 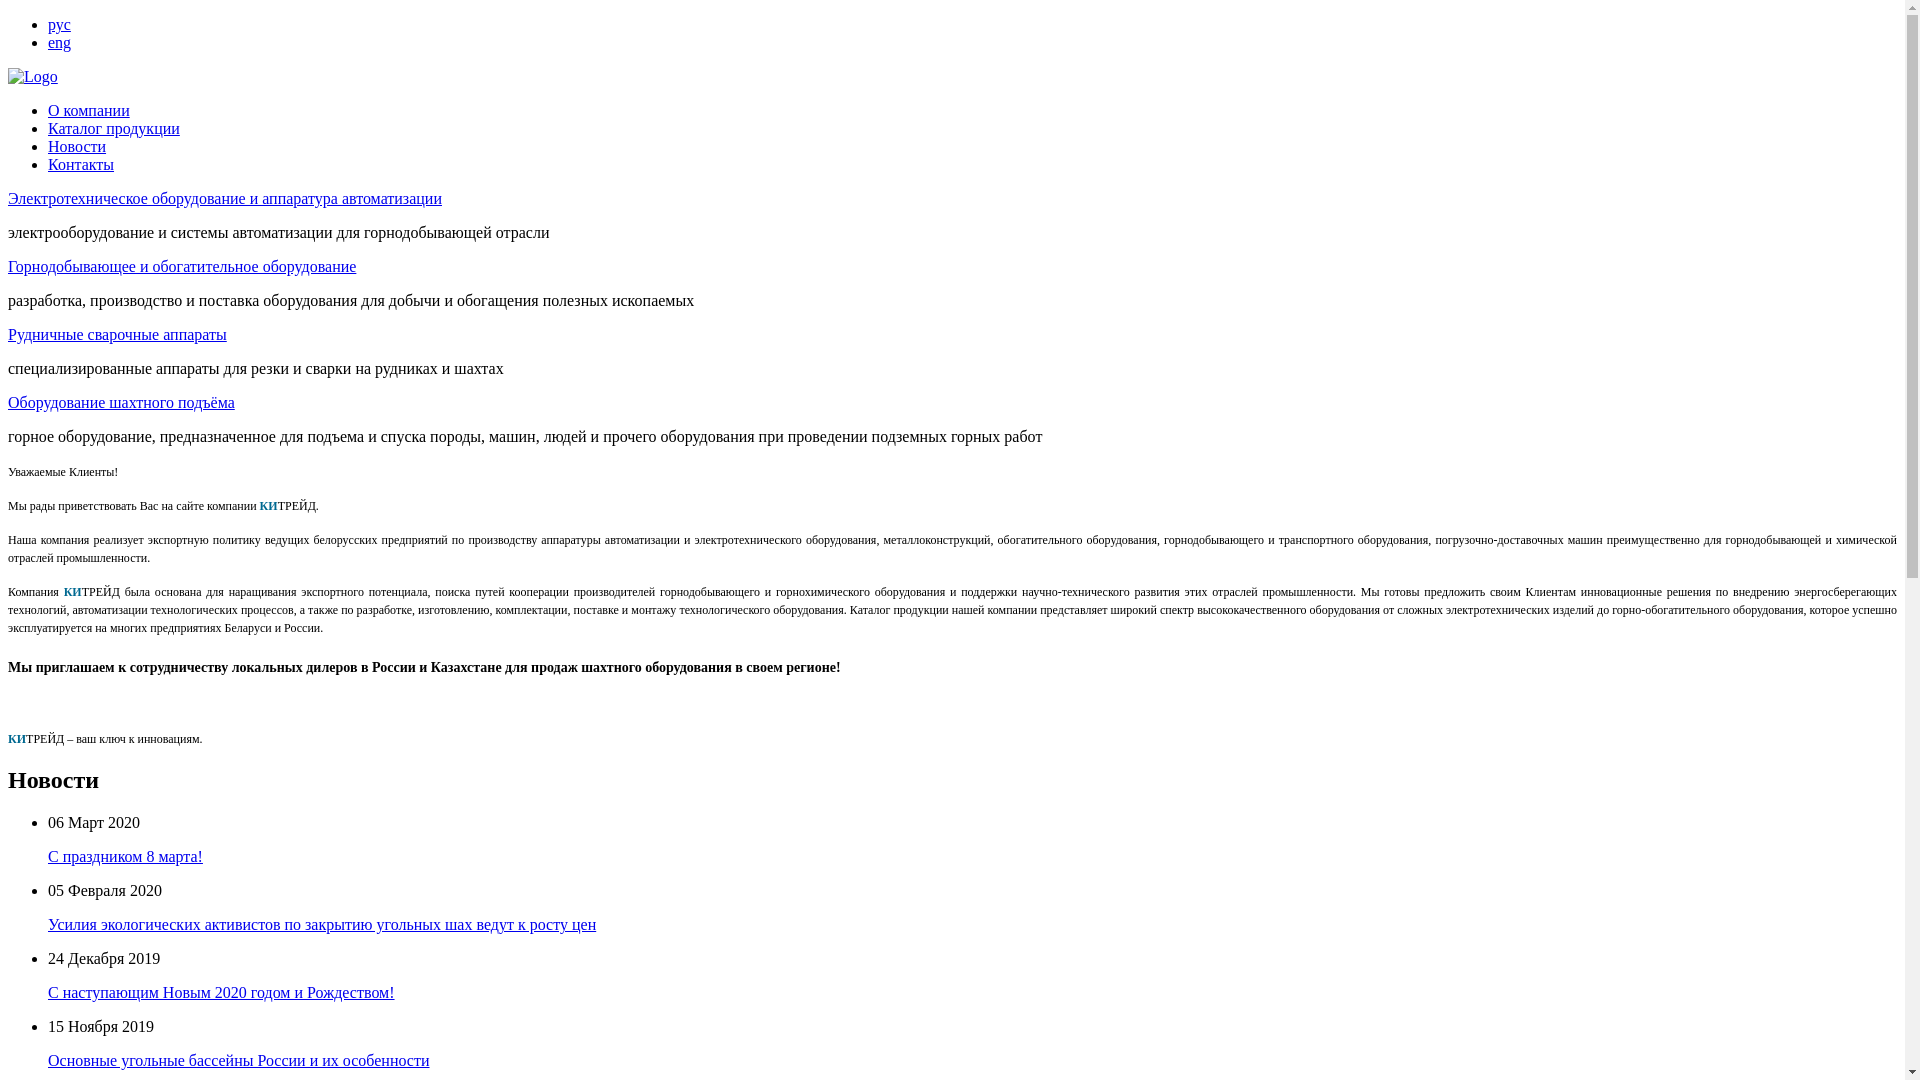 What do you see at coordinates (59, 42) in the screenshot?
I see `'eng'` at bounding box center [59, 42].